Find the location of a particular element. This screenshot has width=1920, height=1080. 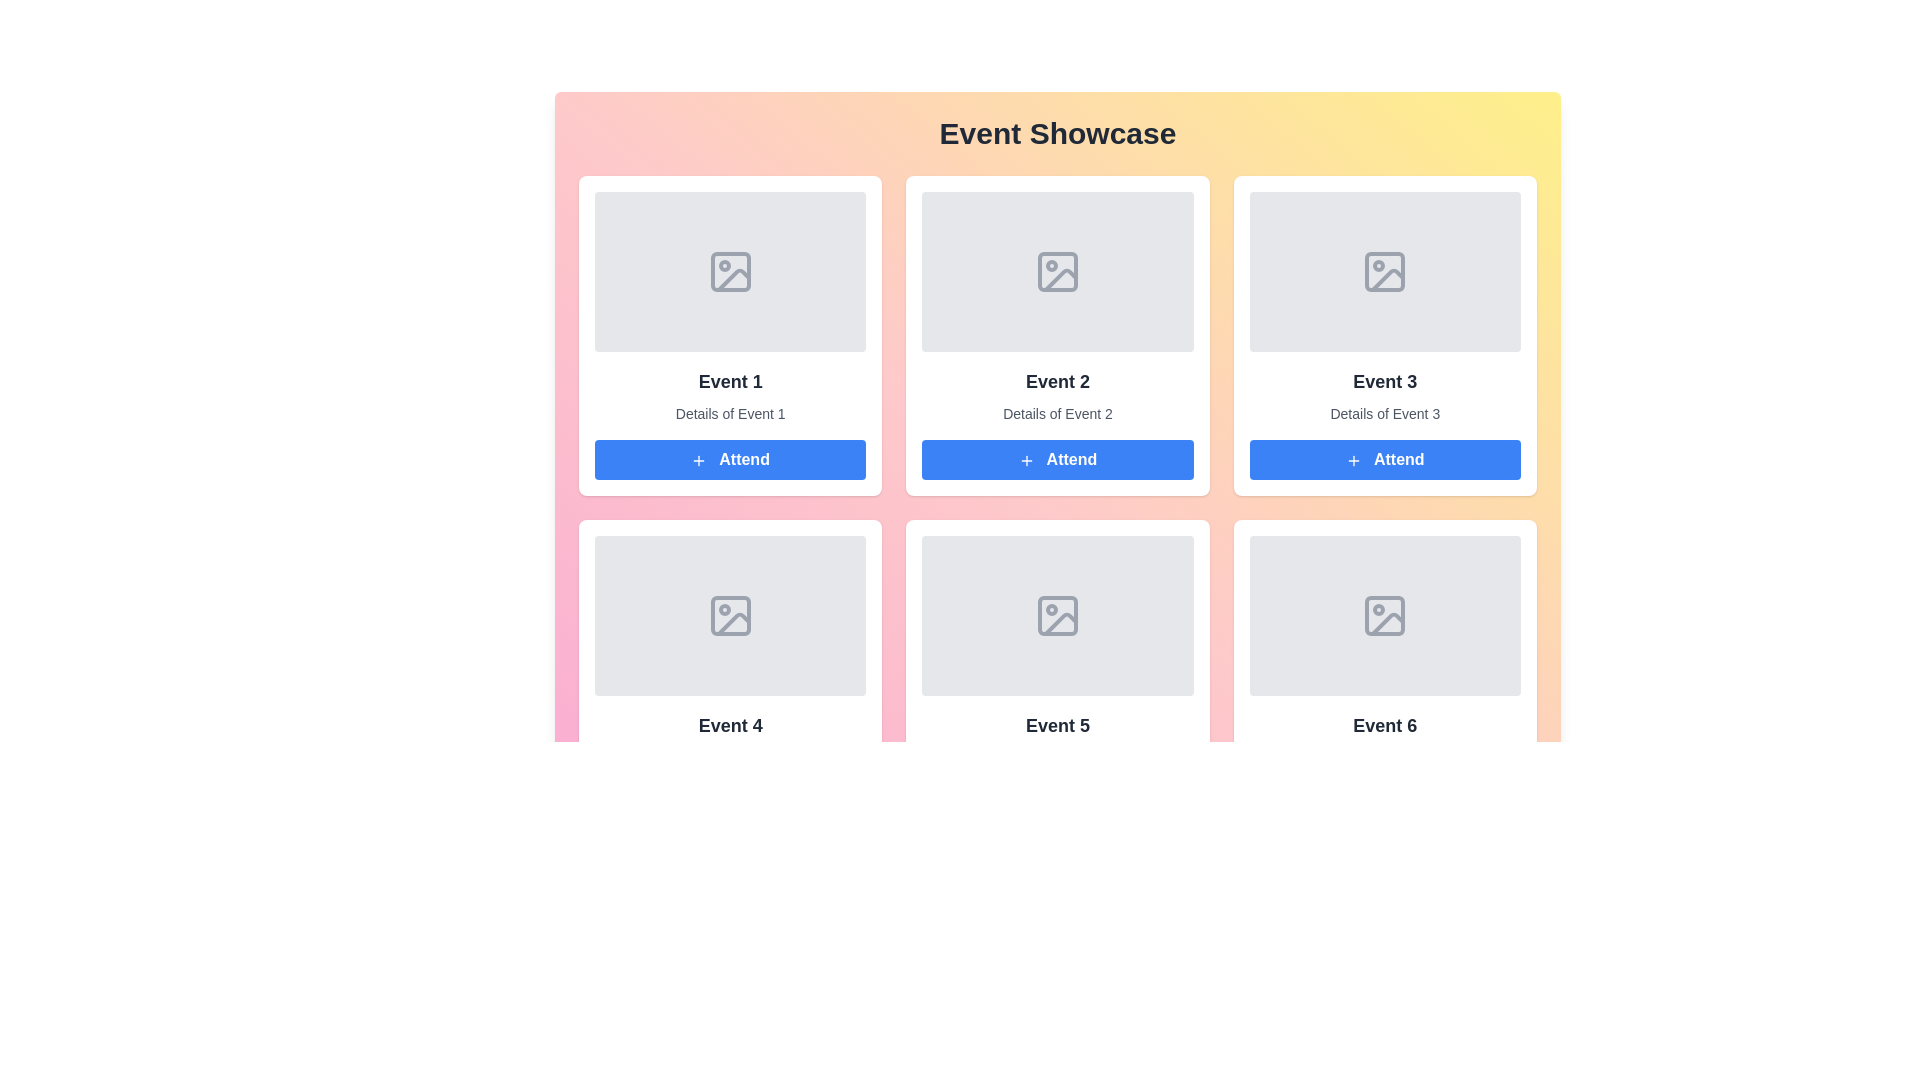

the placeholder icon for the absent image on the event card labeled 'Event 2', located in the second column of the first row of the grid layout is located at coordinates (1056, 272).